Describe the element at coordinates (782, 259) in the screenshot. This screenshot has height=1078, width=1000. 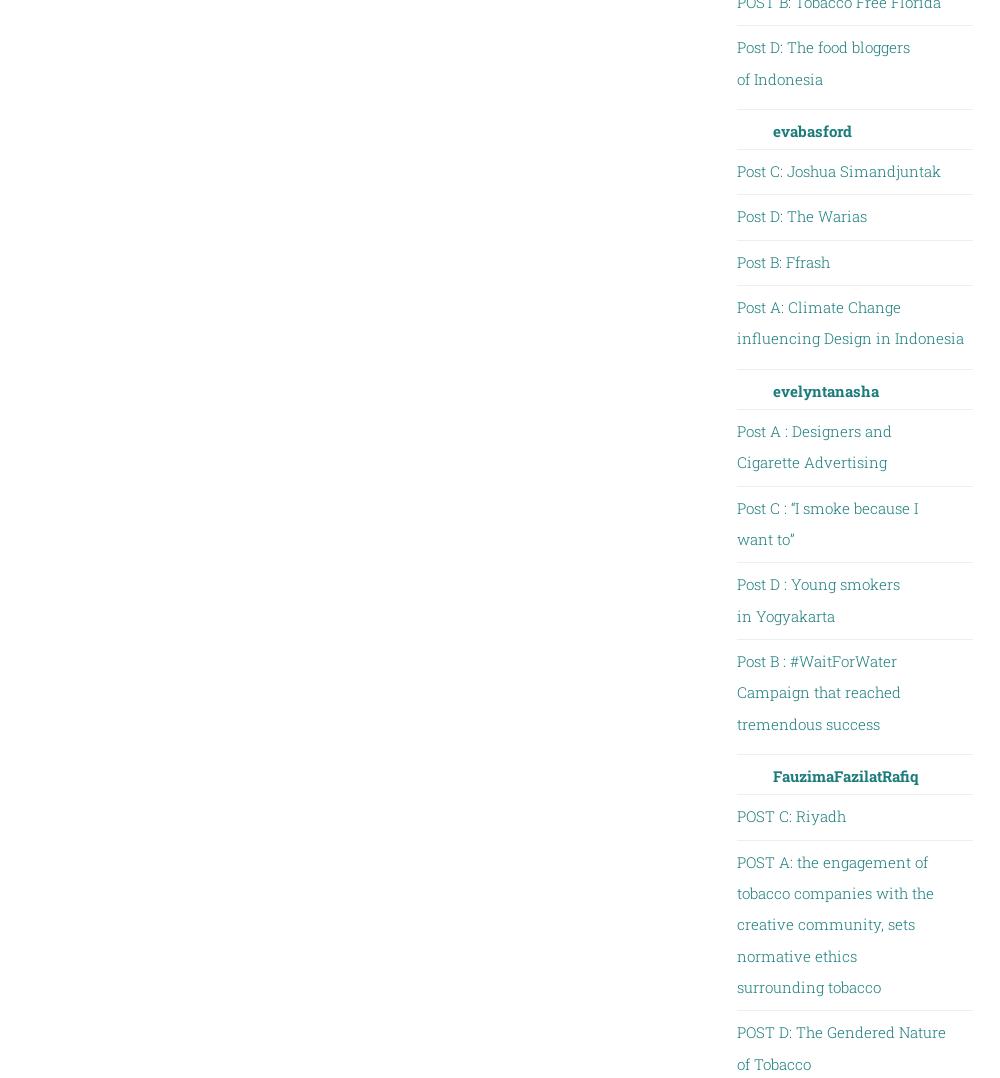
I see `'Post B: Ffrash'` at that location.